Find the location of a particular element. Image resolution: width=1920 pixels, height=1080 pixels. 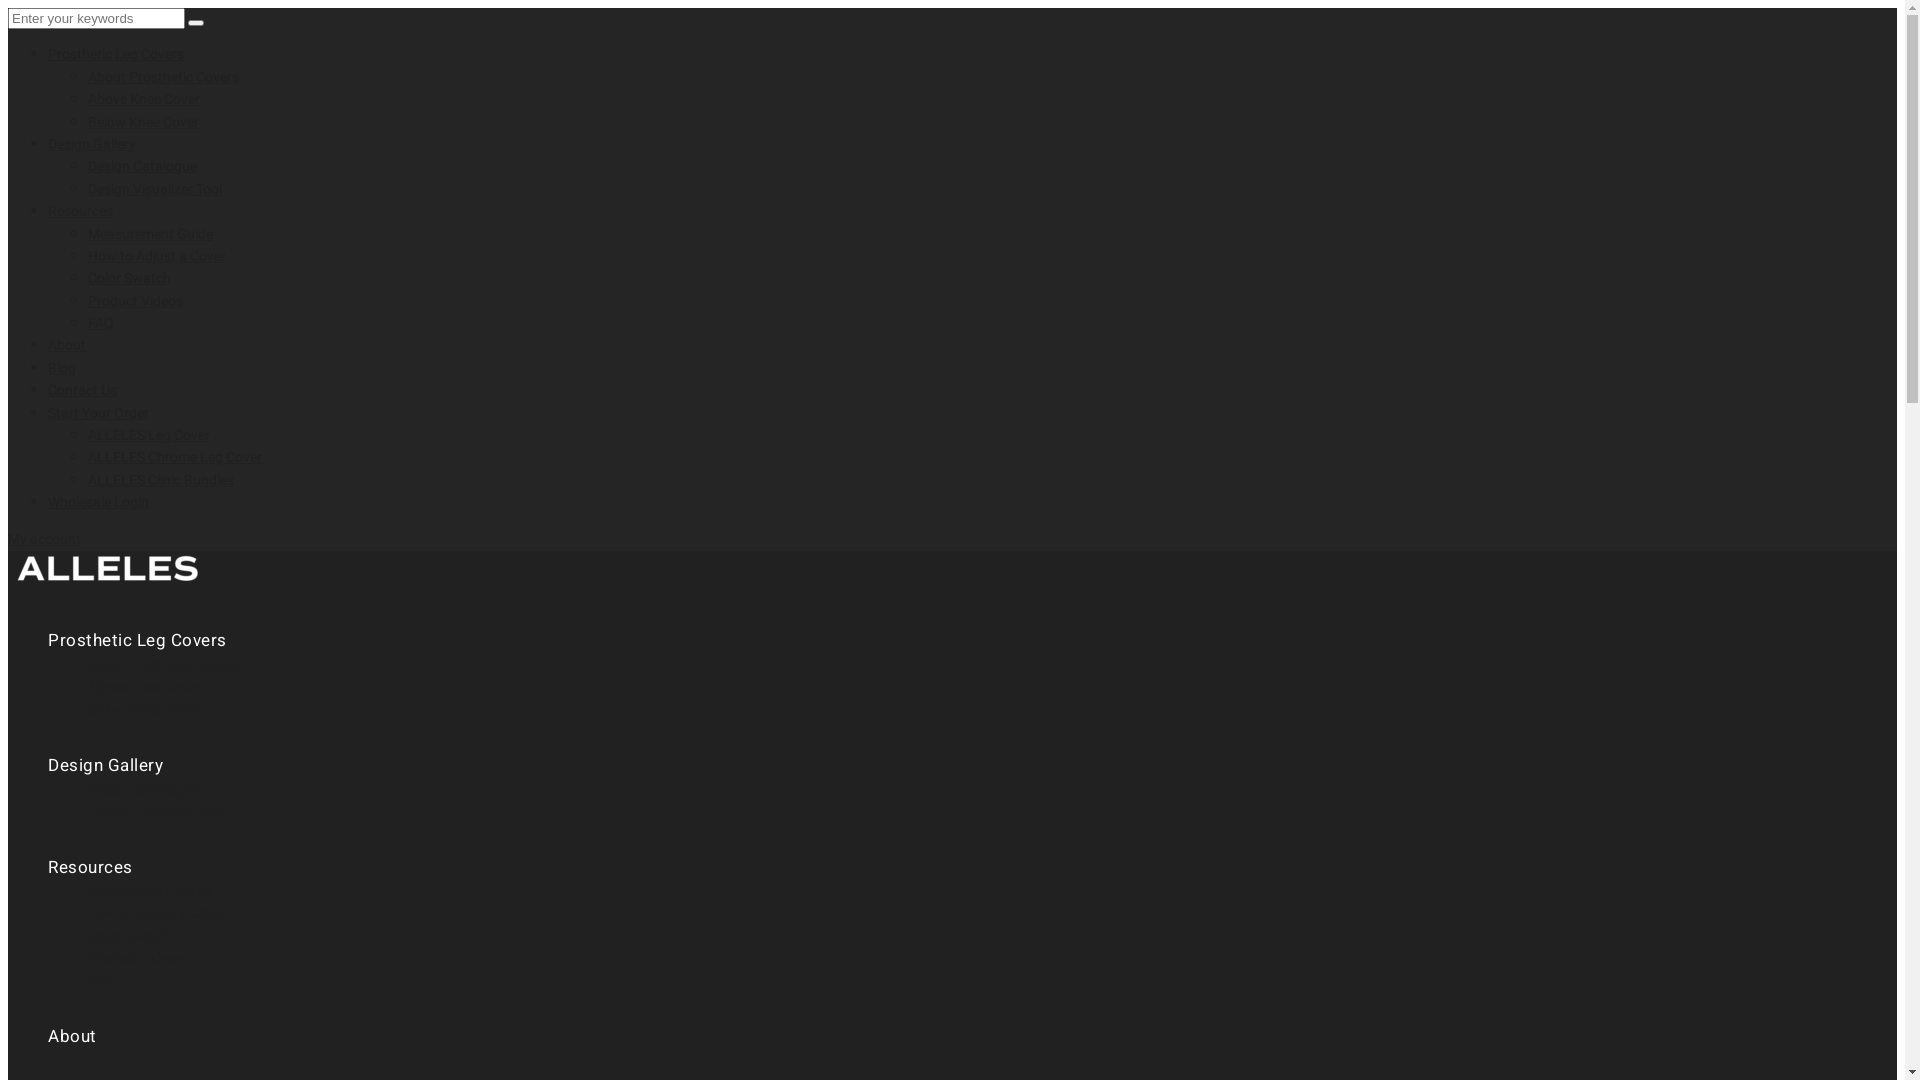

'About' is located at coordinates (67, 344).